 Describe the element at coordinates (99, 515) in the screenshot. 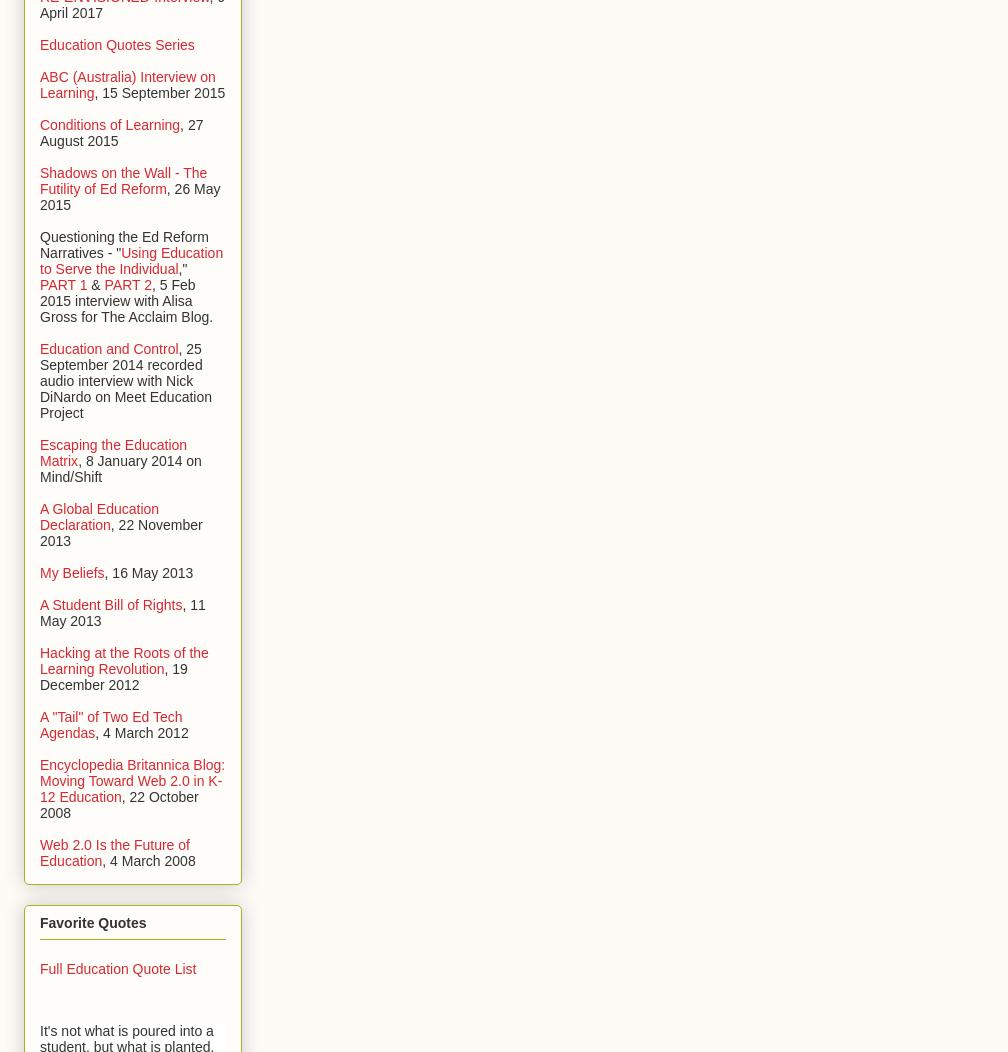

I see `'A Global Education Declaration'` at that location.